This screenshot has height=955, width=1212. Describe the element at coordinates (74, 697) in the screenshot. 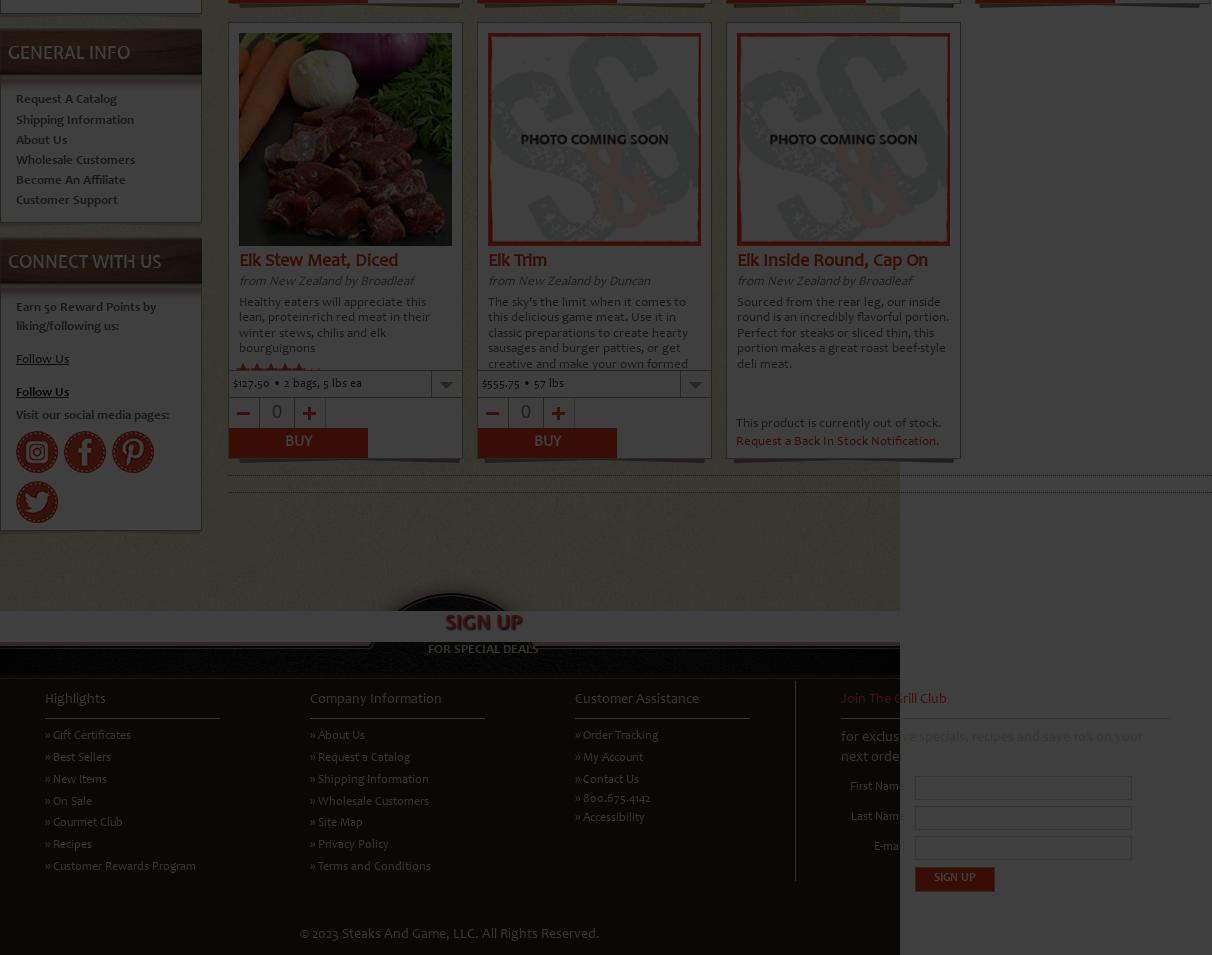

I see `'Highlights'` at that location.